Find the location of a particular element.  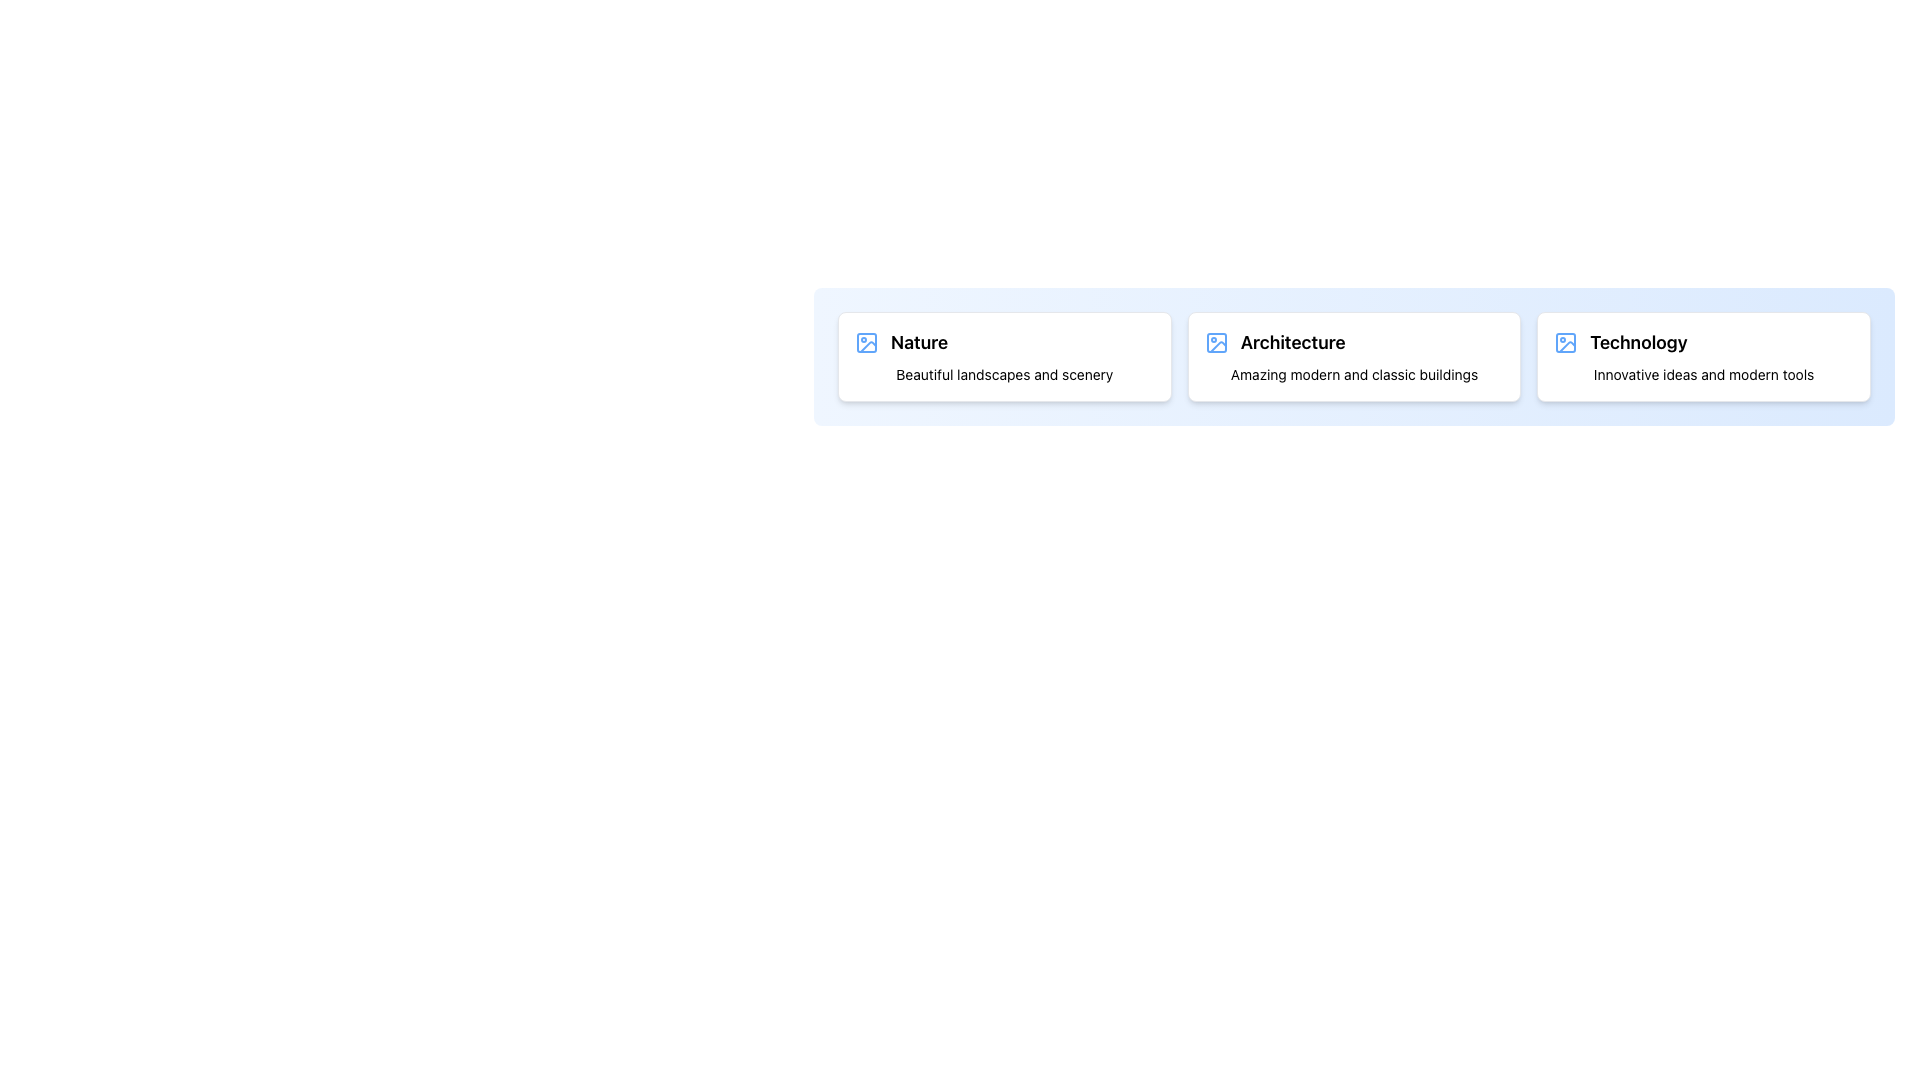

the bold text label displaying 'Technology' to trigger potential hover effects is located at coordinates (1638, 342).